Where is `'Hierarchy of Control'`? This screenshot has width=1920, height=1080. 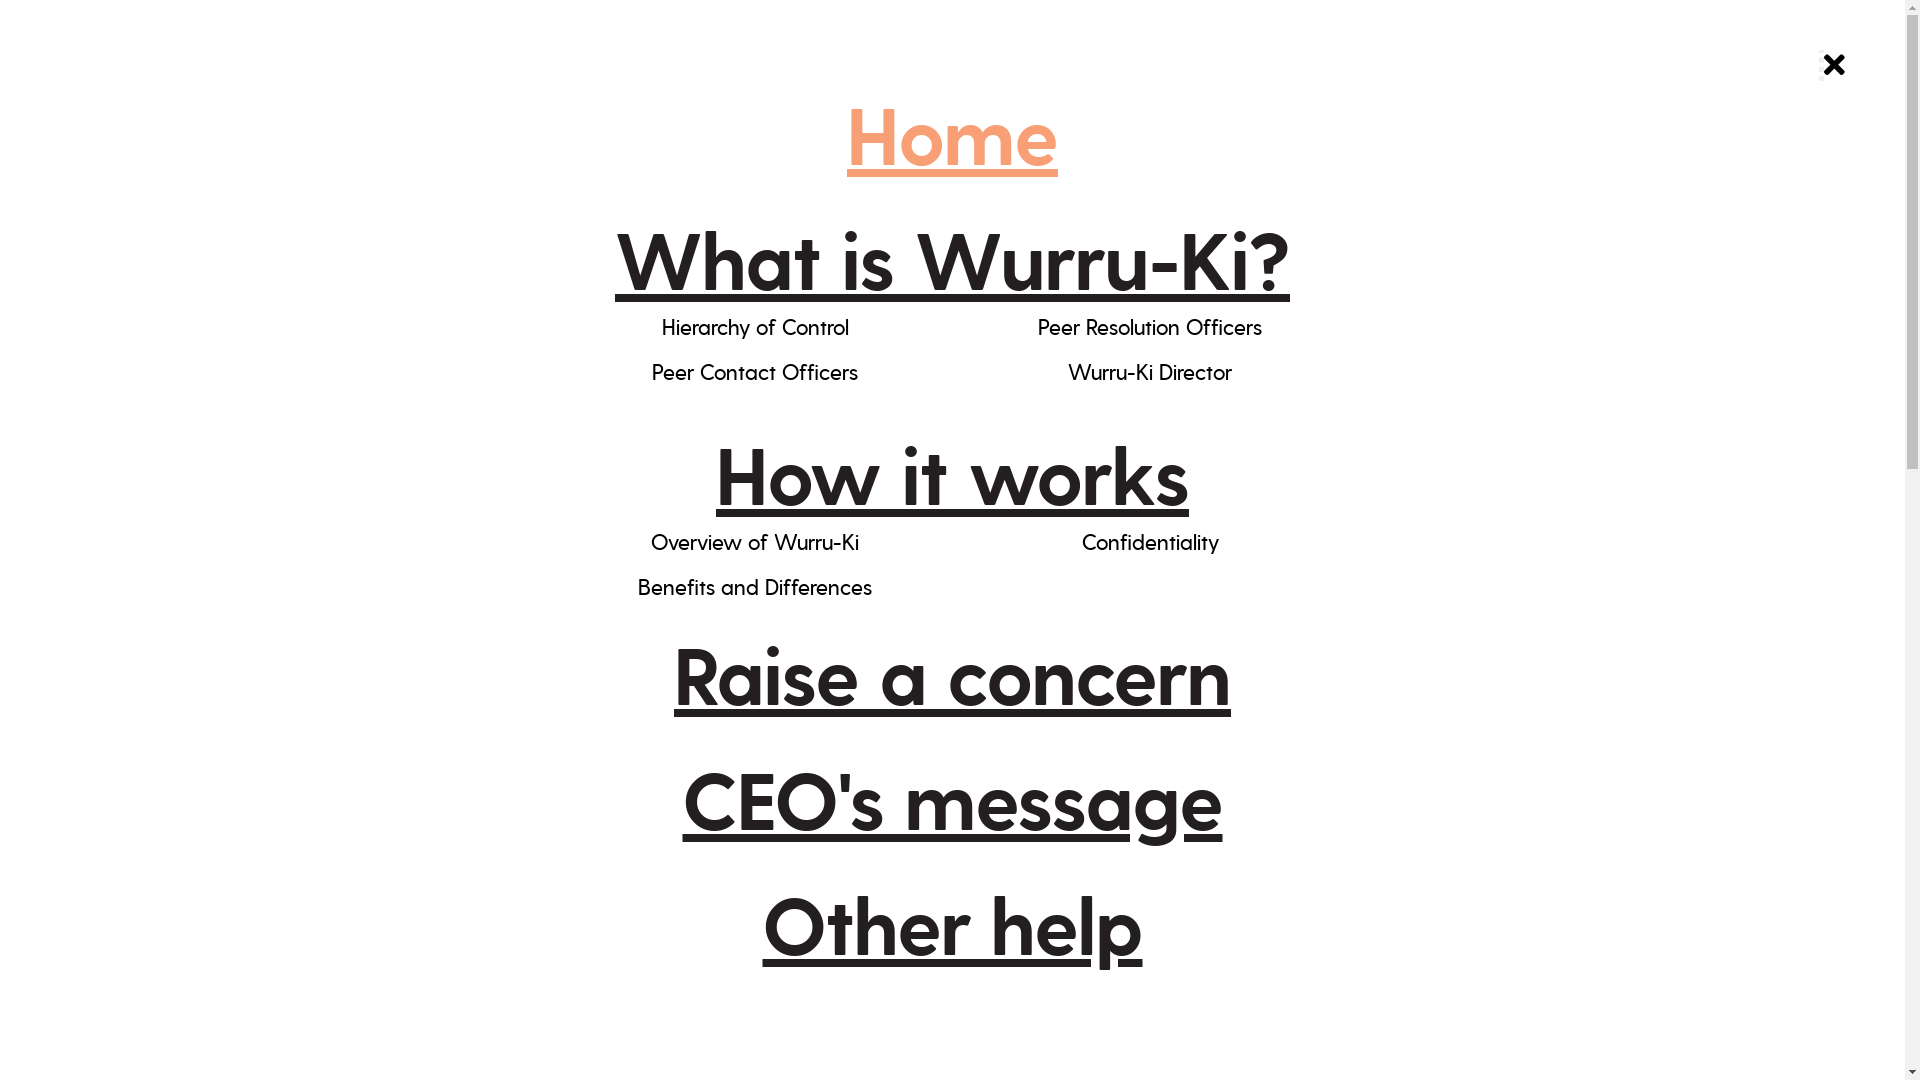
'Hierarchy of Control' is located at coordinates (754, 325).